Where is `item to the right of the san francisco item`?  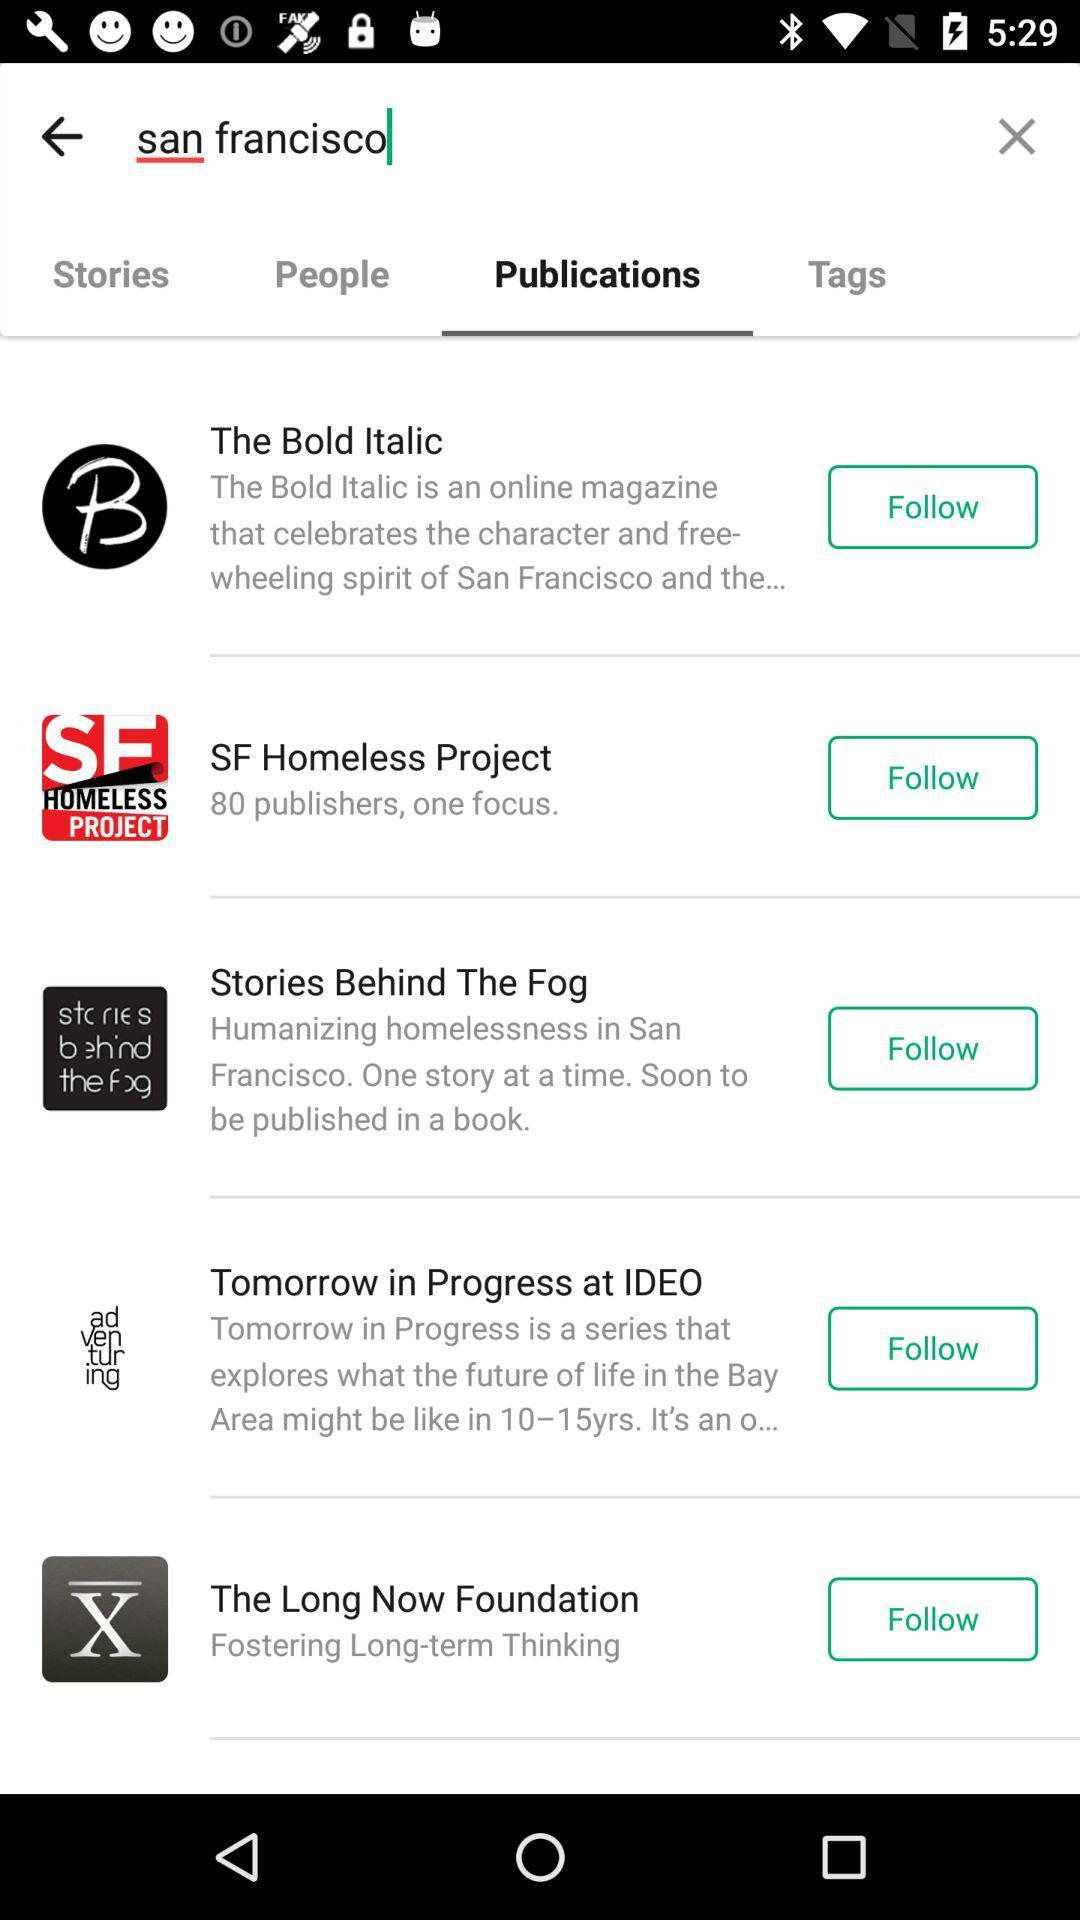
item to the right of the san francisco item is located at coordinates (1017, 135).